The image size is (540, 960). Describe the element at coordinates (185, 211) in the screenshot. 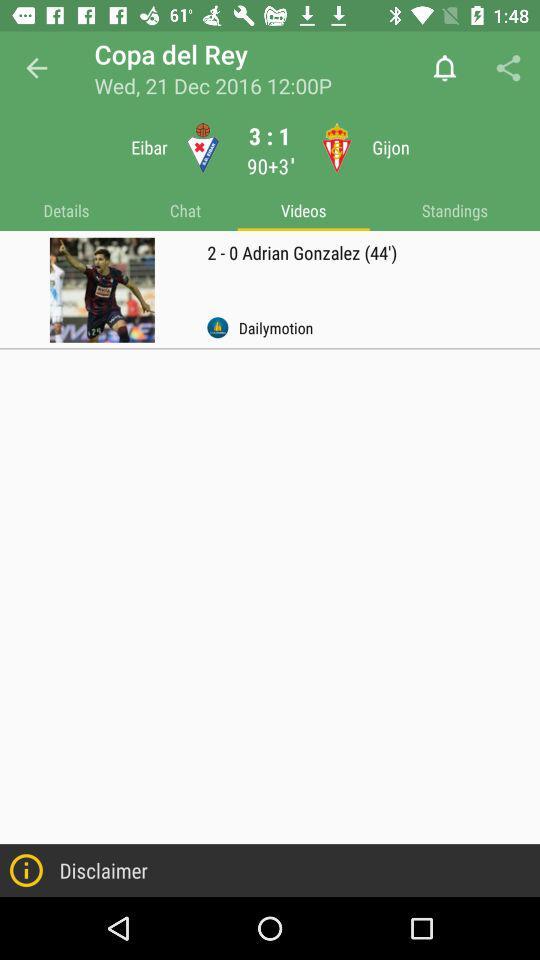

I see `chat` at that location.